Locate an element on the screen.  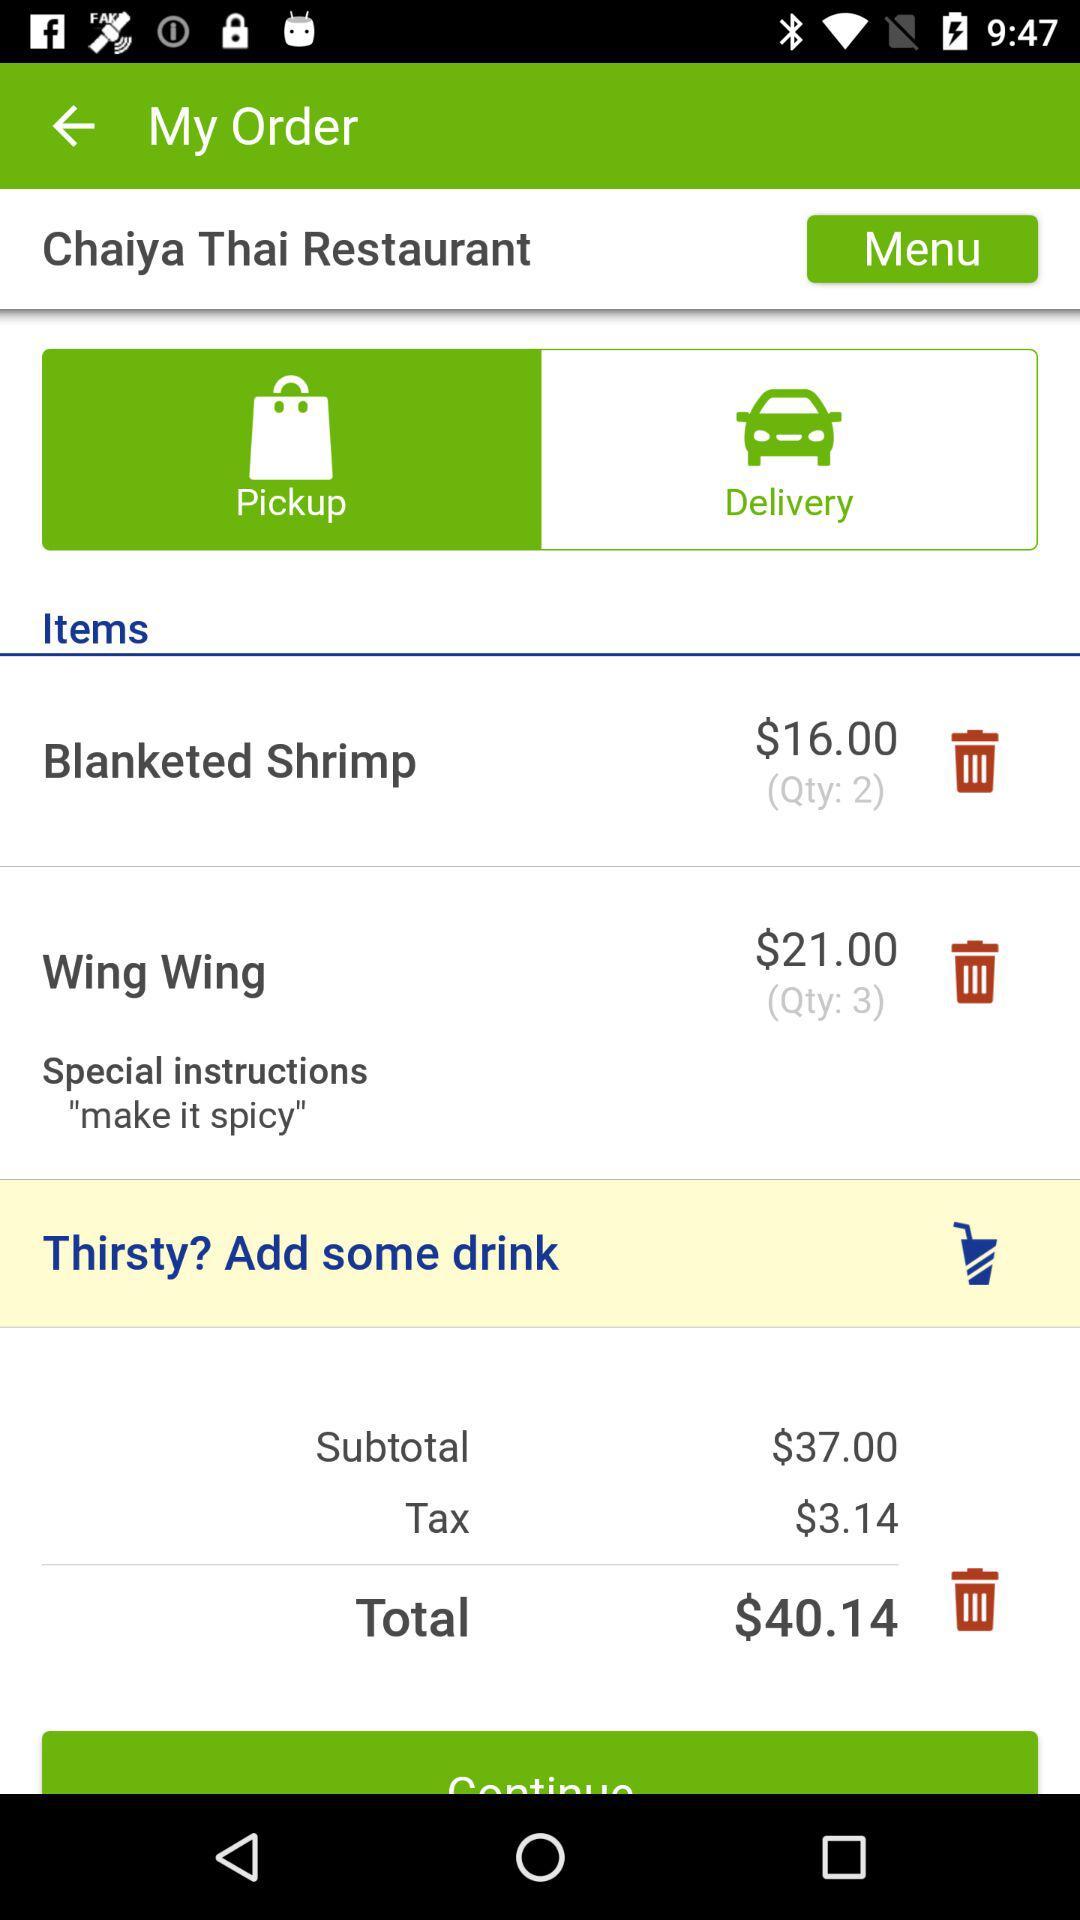
the menu is located at coordinates (922, 248).